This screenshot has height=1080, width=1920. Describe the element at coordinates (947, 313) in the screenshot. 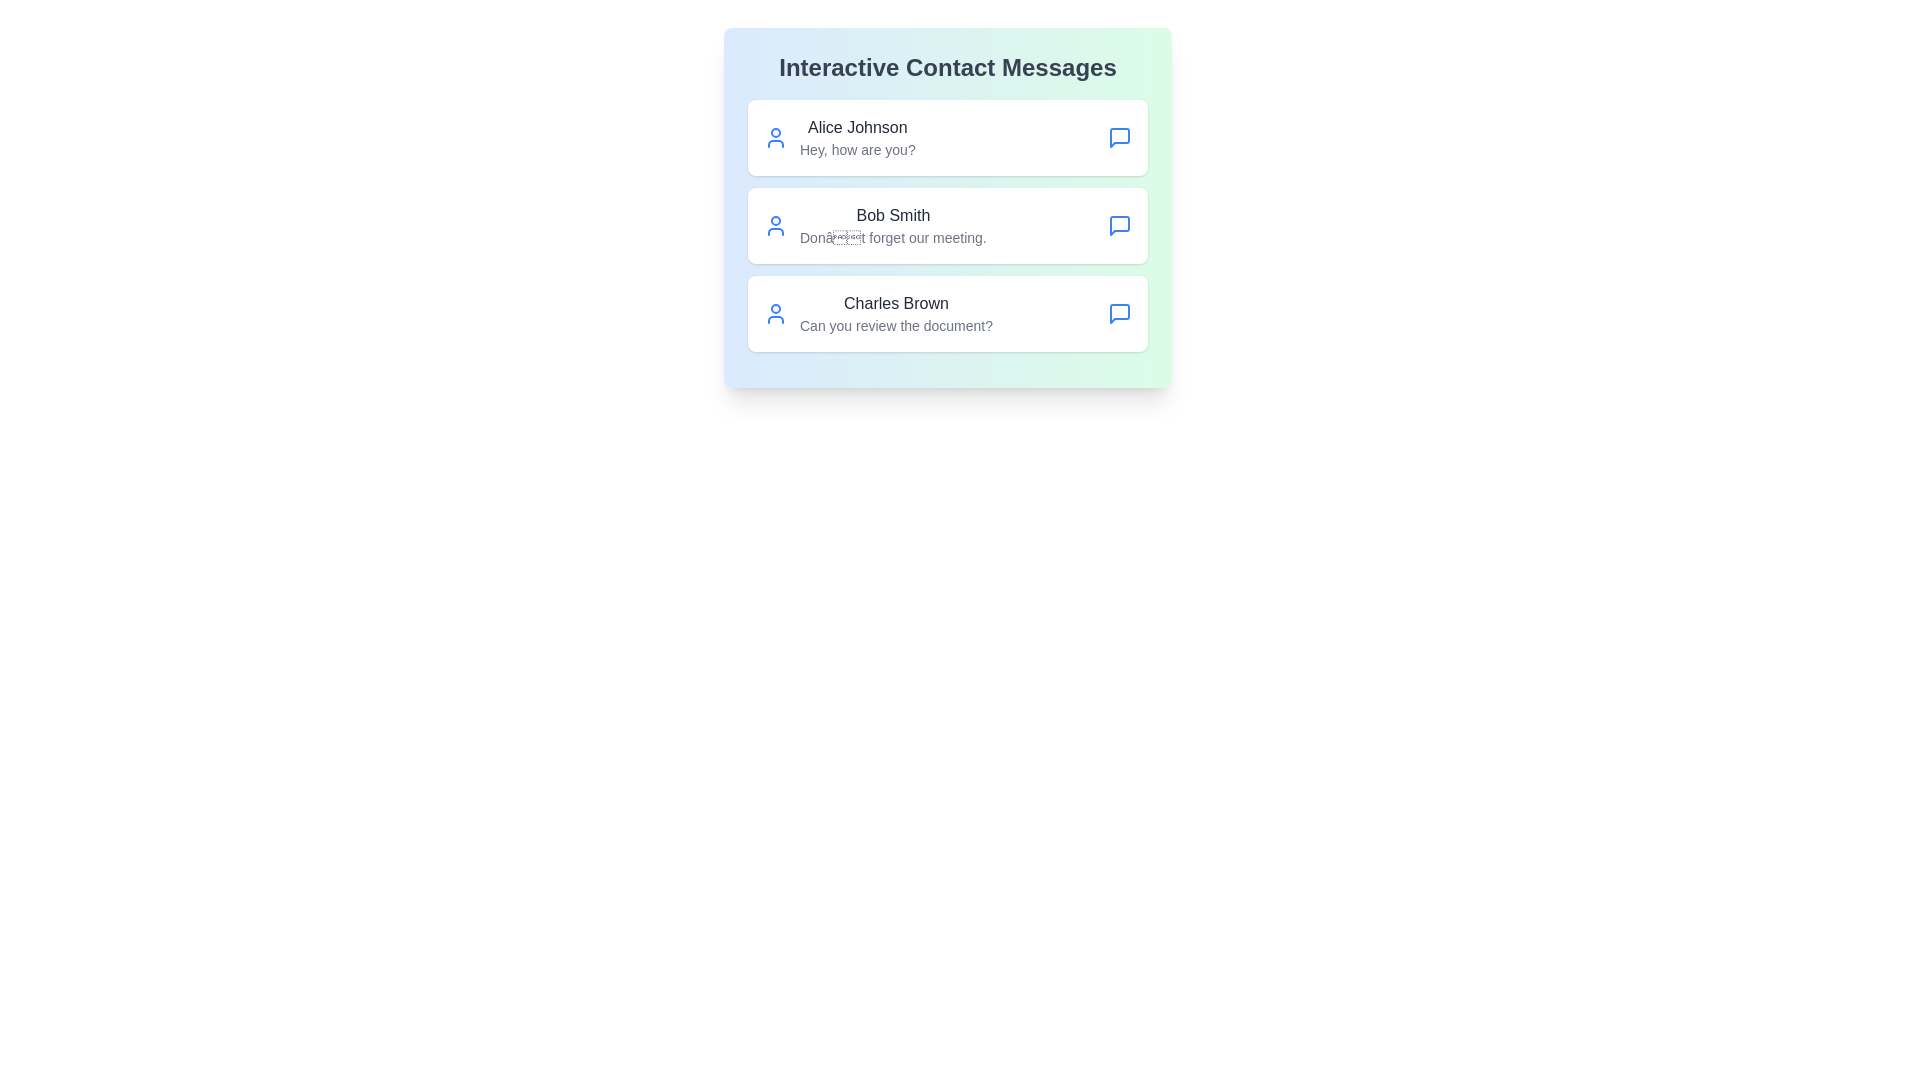

I see `the contact Charles Brown from the list` at that location.